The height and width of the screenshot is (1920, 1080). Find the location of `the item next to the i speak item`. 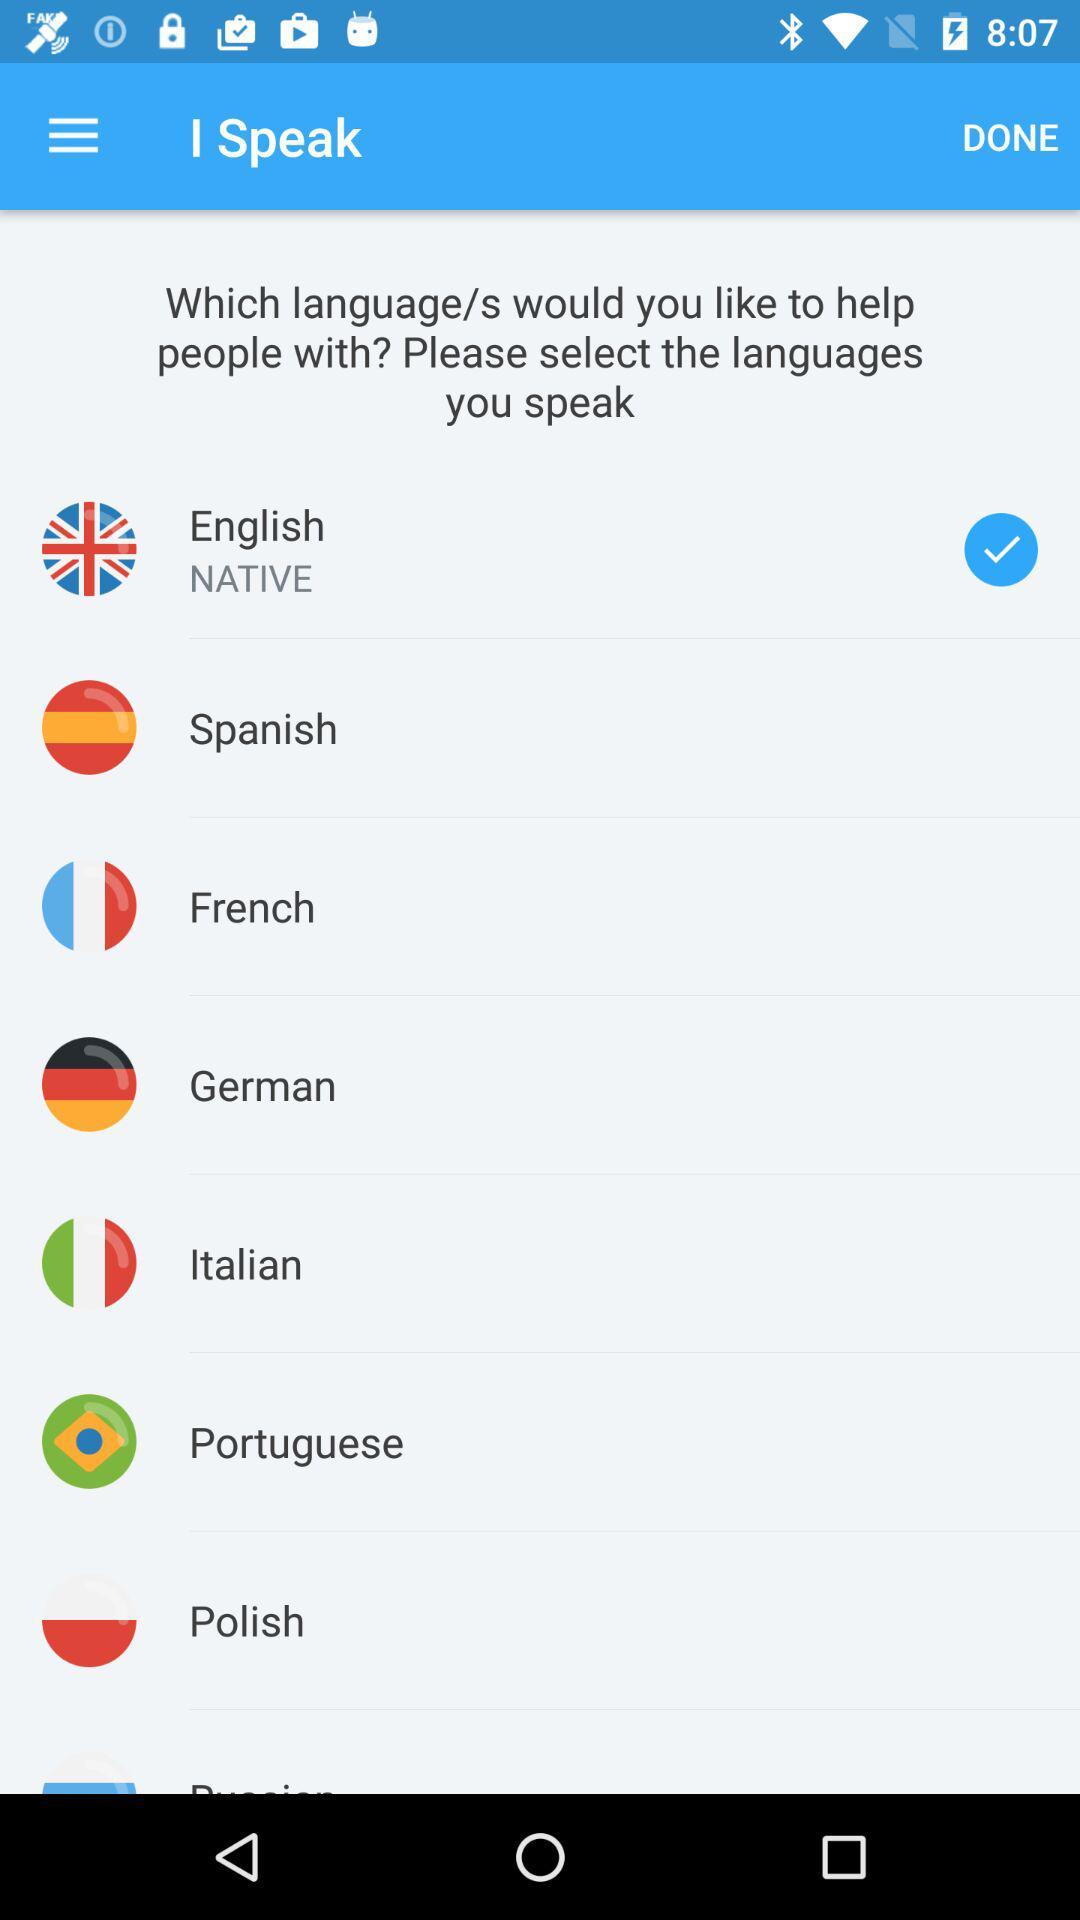

the item next to the i speak item is located at coordinates (72, 135).